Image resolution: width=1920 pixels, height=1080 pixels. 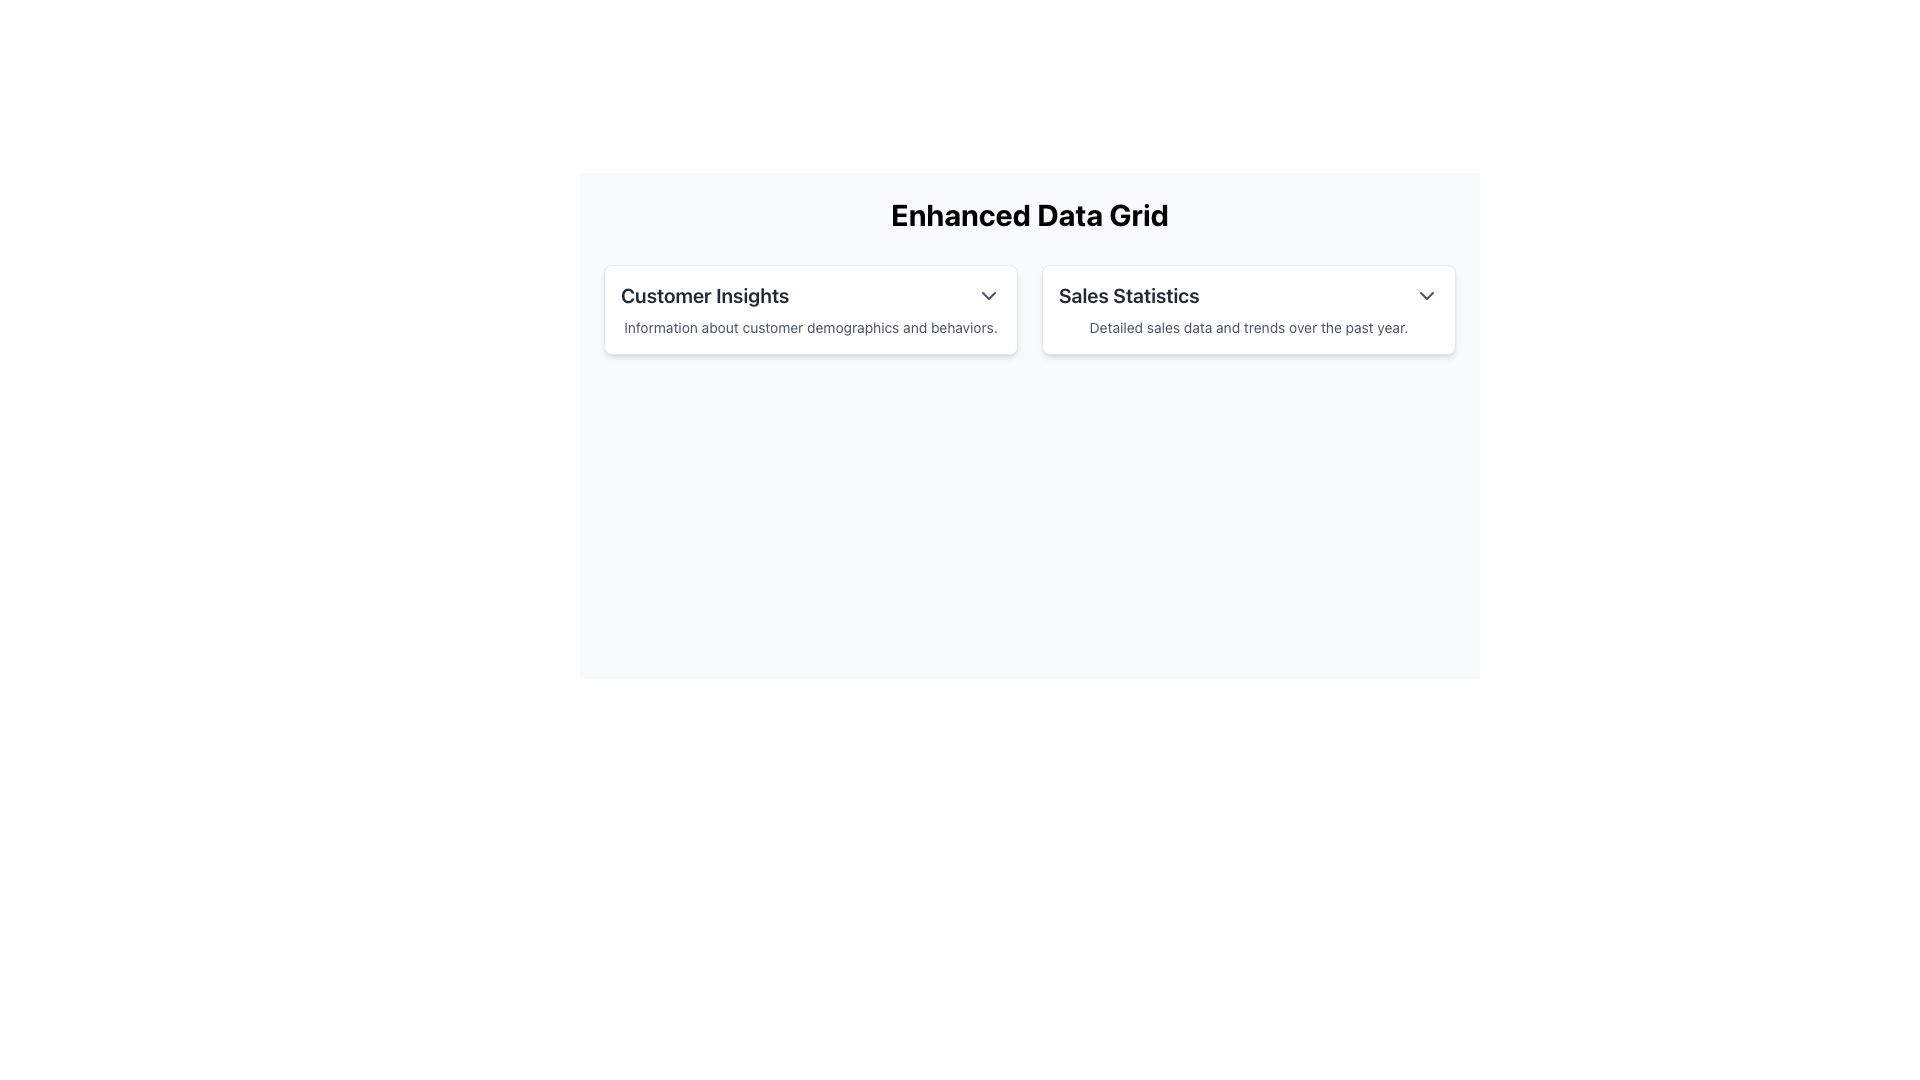 I want to click on the non-interactive text label denoting the section titled 'Sales Statistics', so click(x=1129, y=296).